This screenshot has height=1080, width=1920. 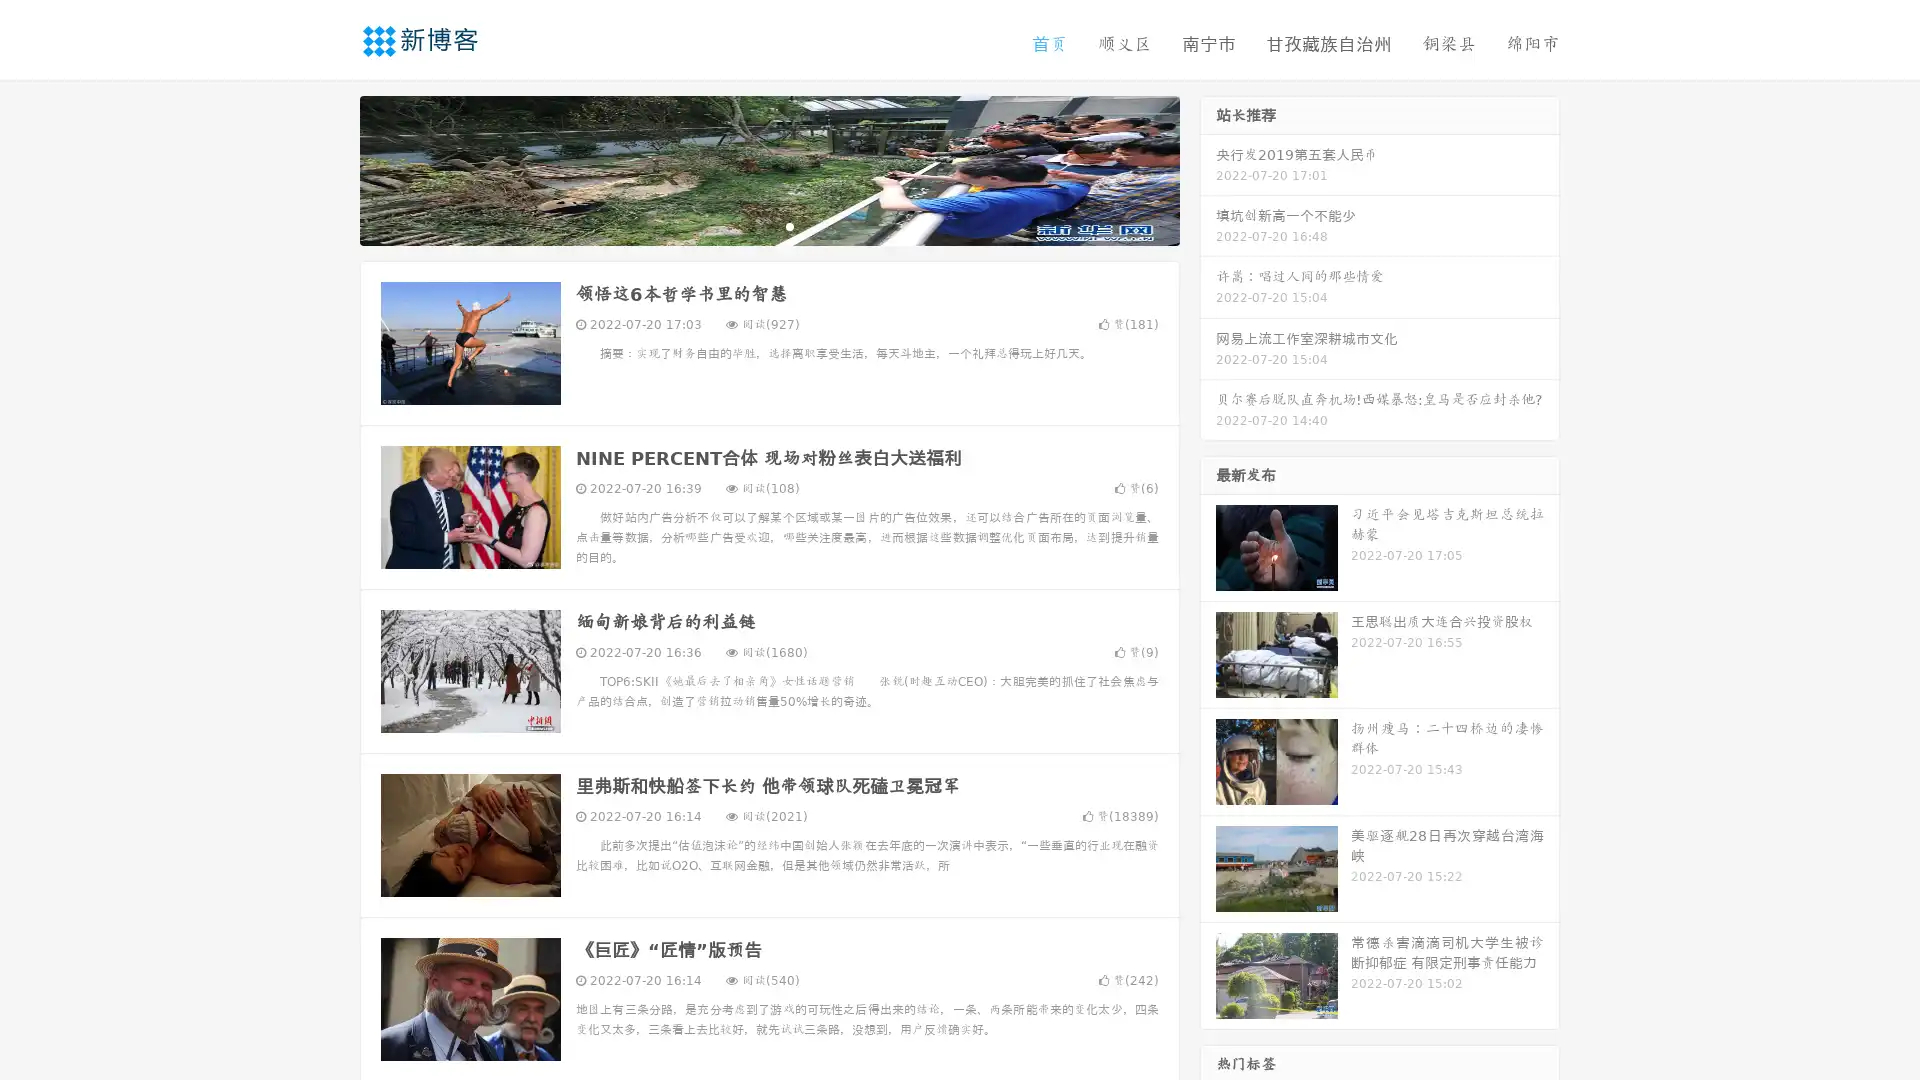 What do you see at coordinates (768, 225) in the screenshot?
I see `Go to slide 2` at bounding box center [768, 225].